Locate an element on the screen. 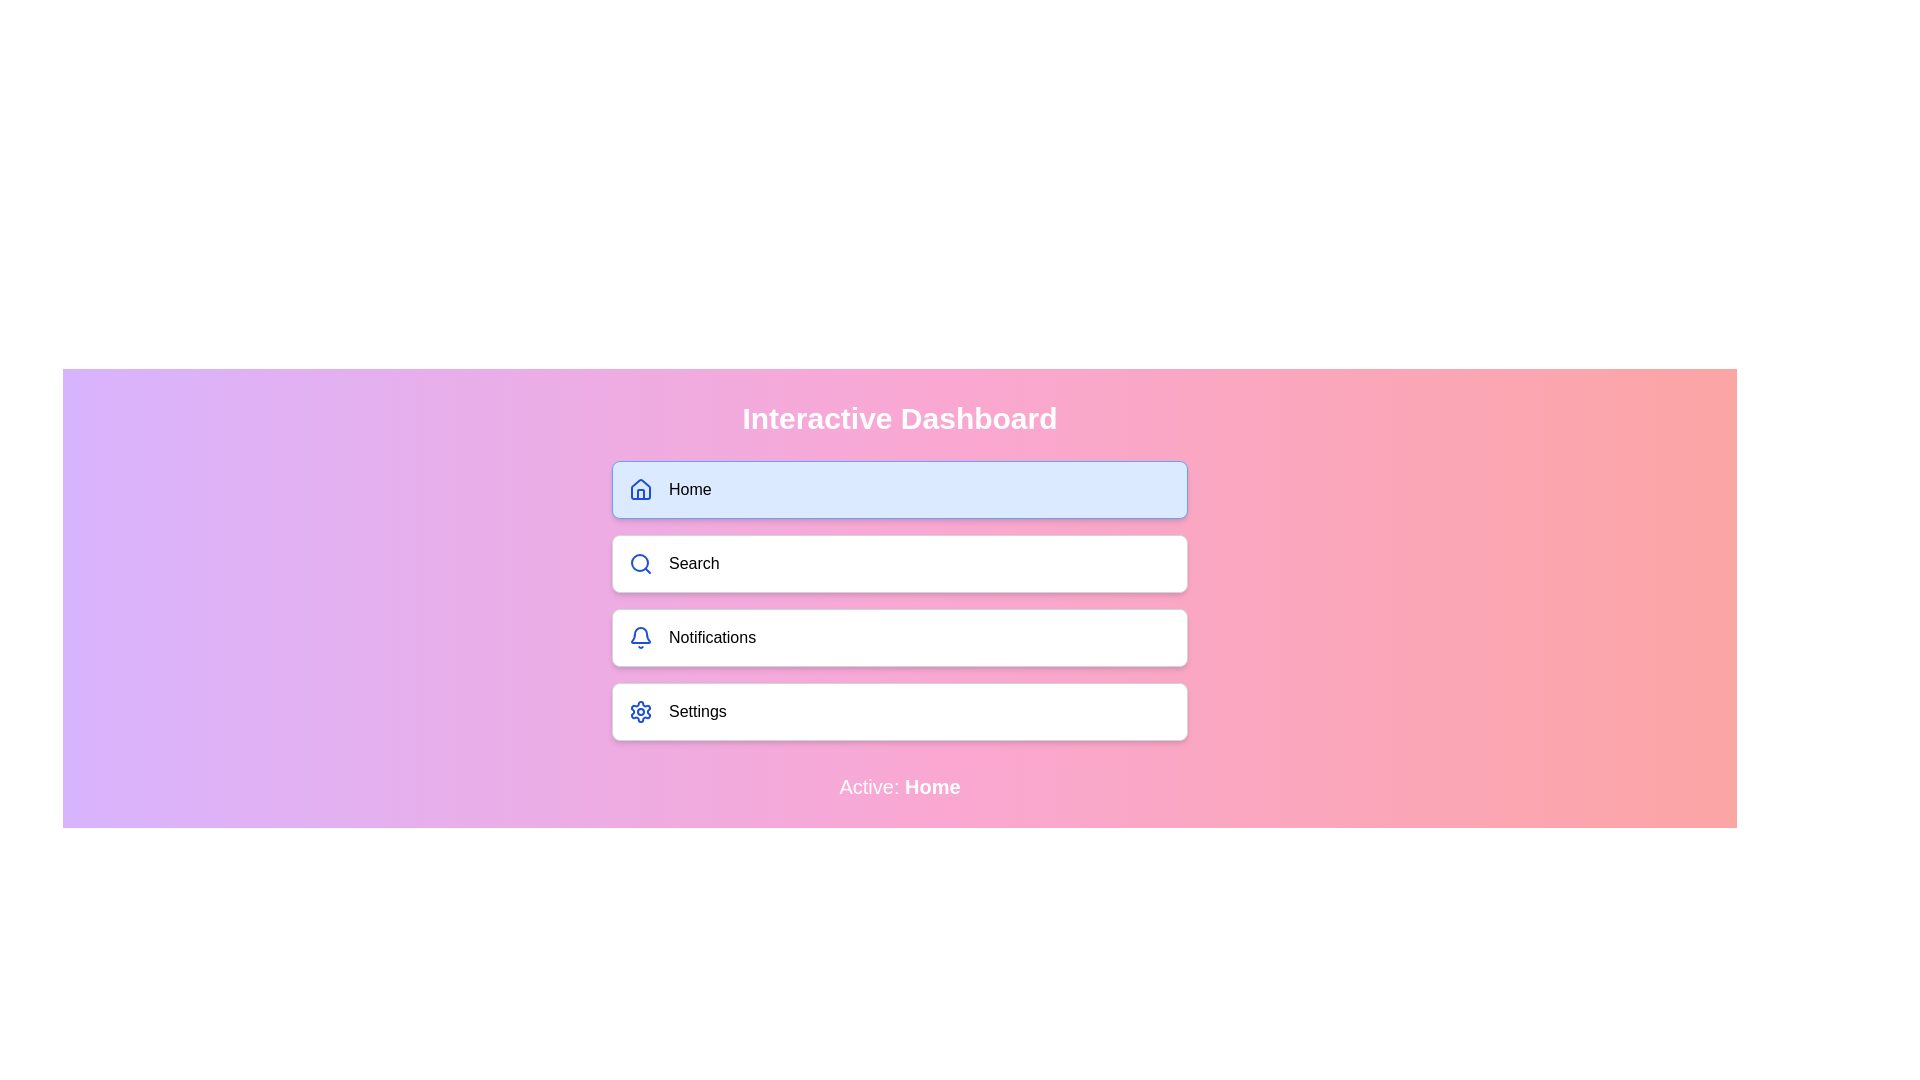 The height and width of the screenshot is (1080, 1920). the Search navigation menu item is located at coordinates (899, 563).